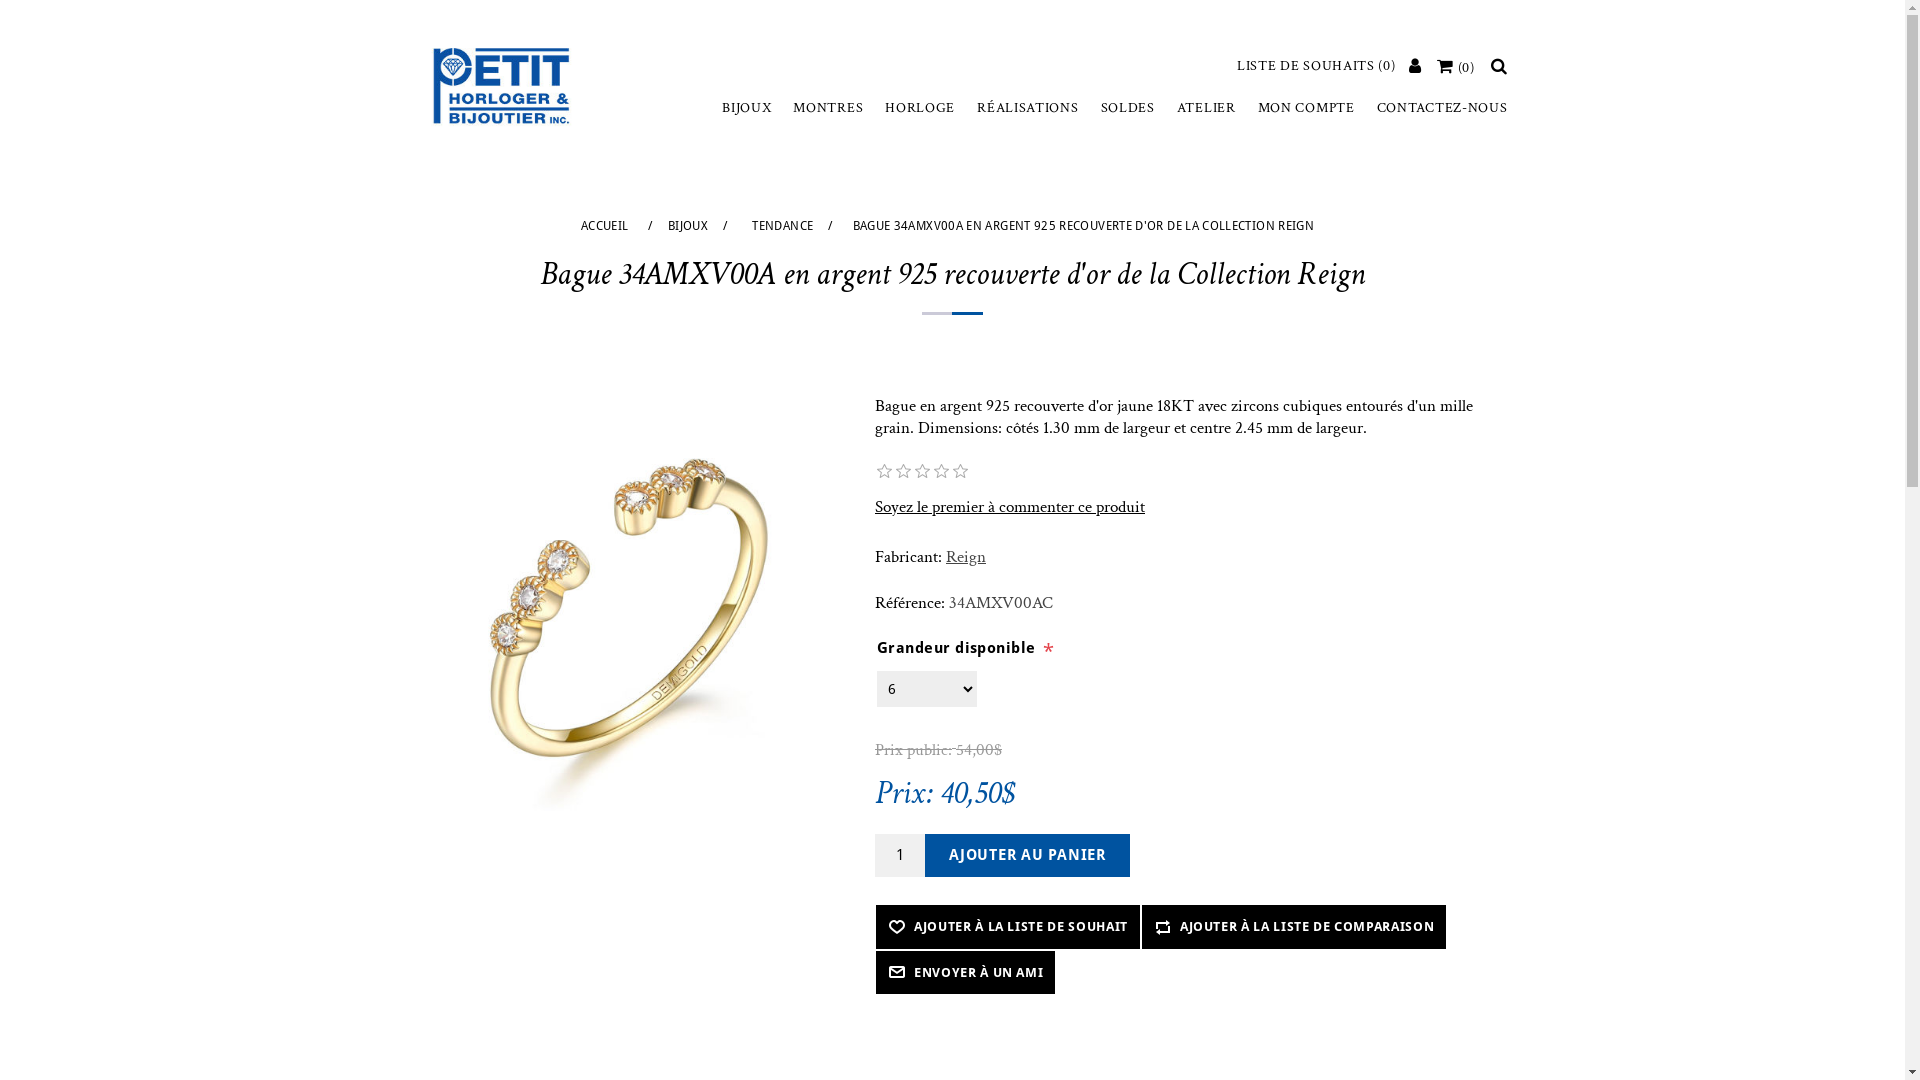 The height and width of the screenshot is (1080, 1920). Describe the element at coordinates (1205, 108) in the screenshot. I see `'ATELIER'` at that location.